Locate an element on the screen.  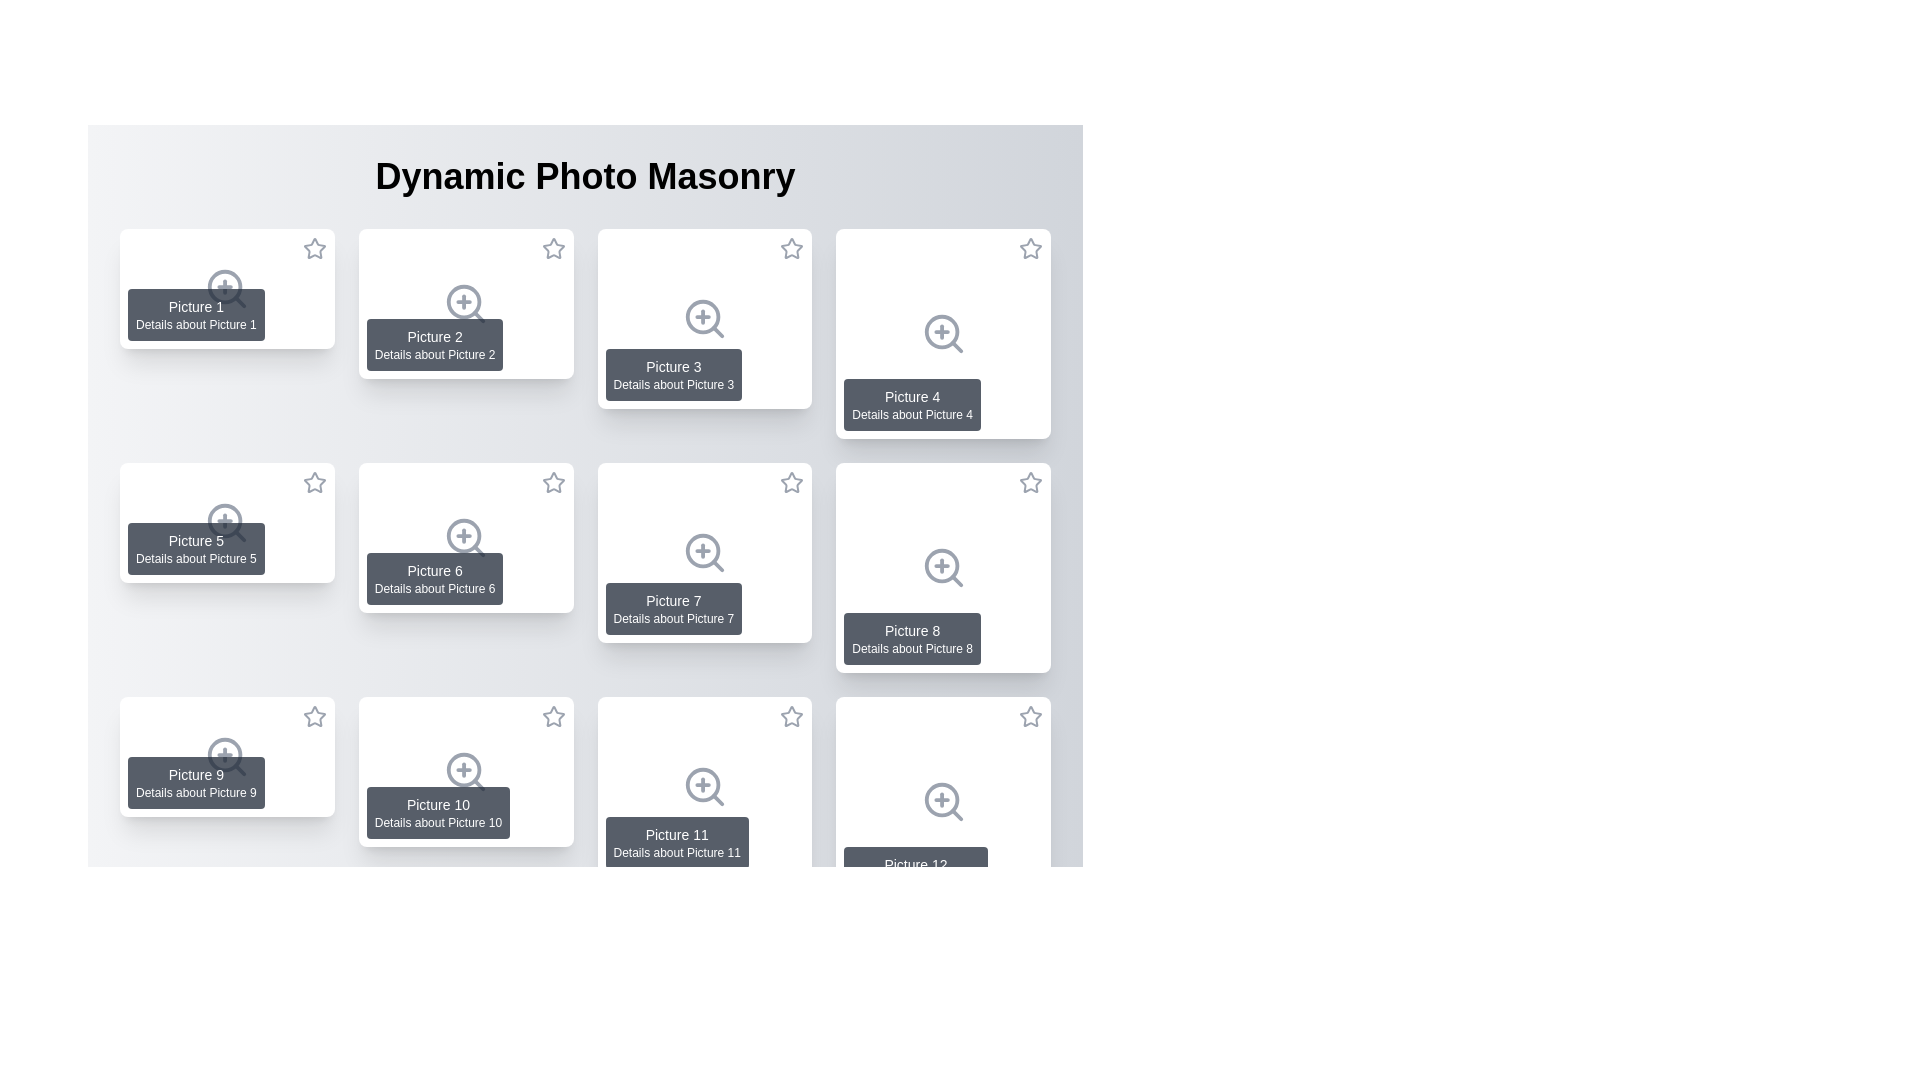
the text label displaying 'Details about Picture 4' is located at coordinates (911, 414).